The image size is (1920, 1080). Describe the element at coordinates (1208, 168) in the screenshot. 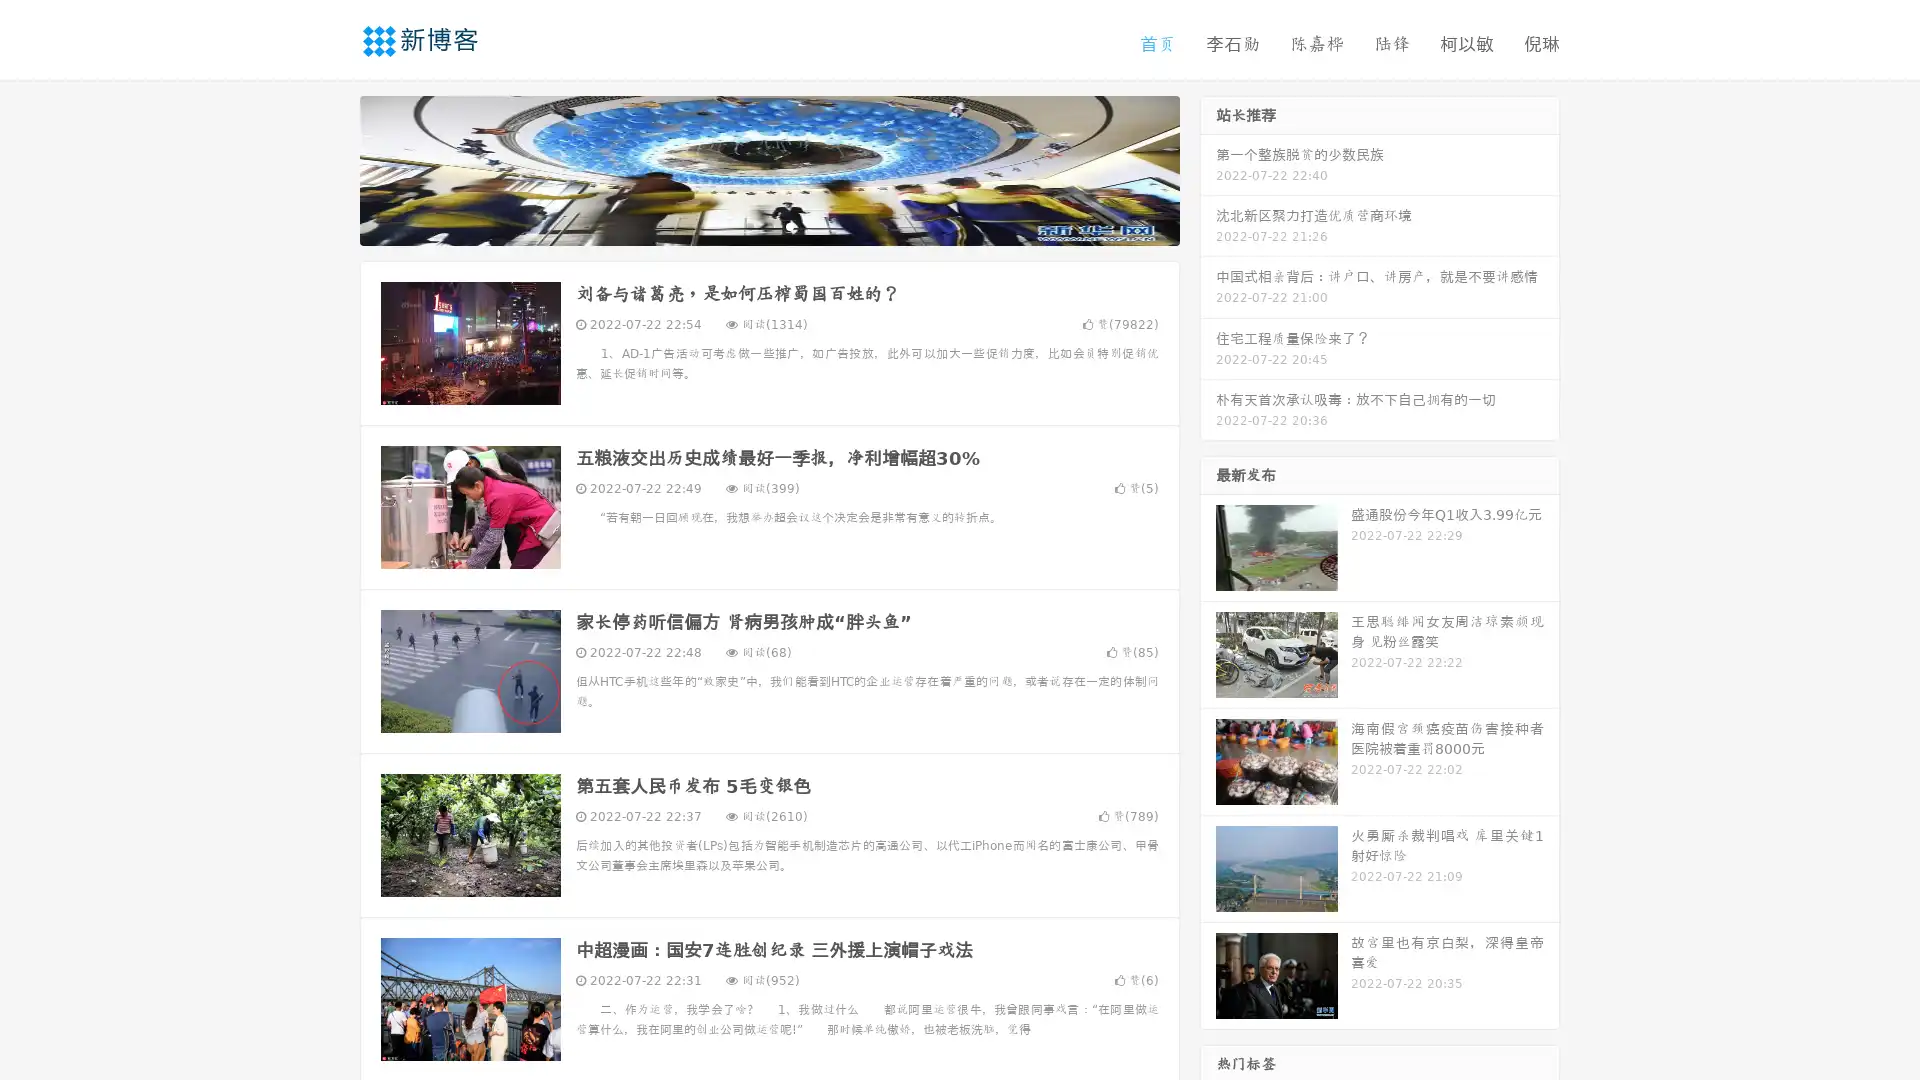

I see `Next slide` at that location.